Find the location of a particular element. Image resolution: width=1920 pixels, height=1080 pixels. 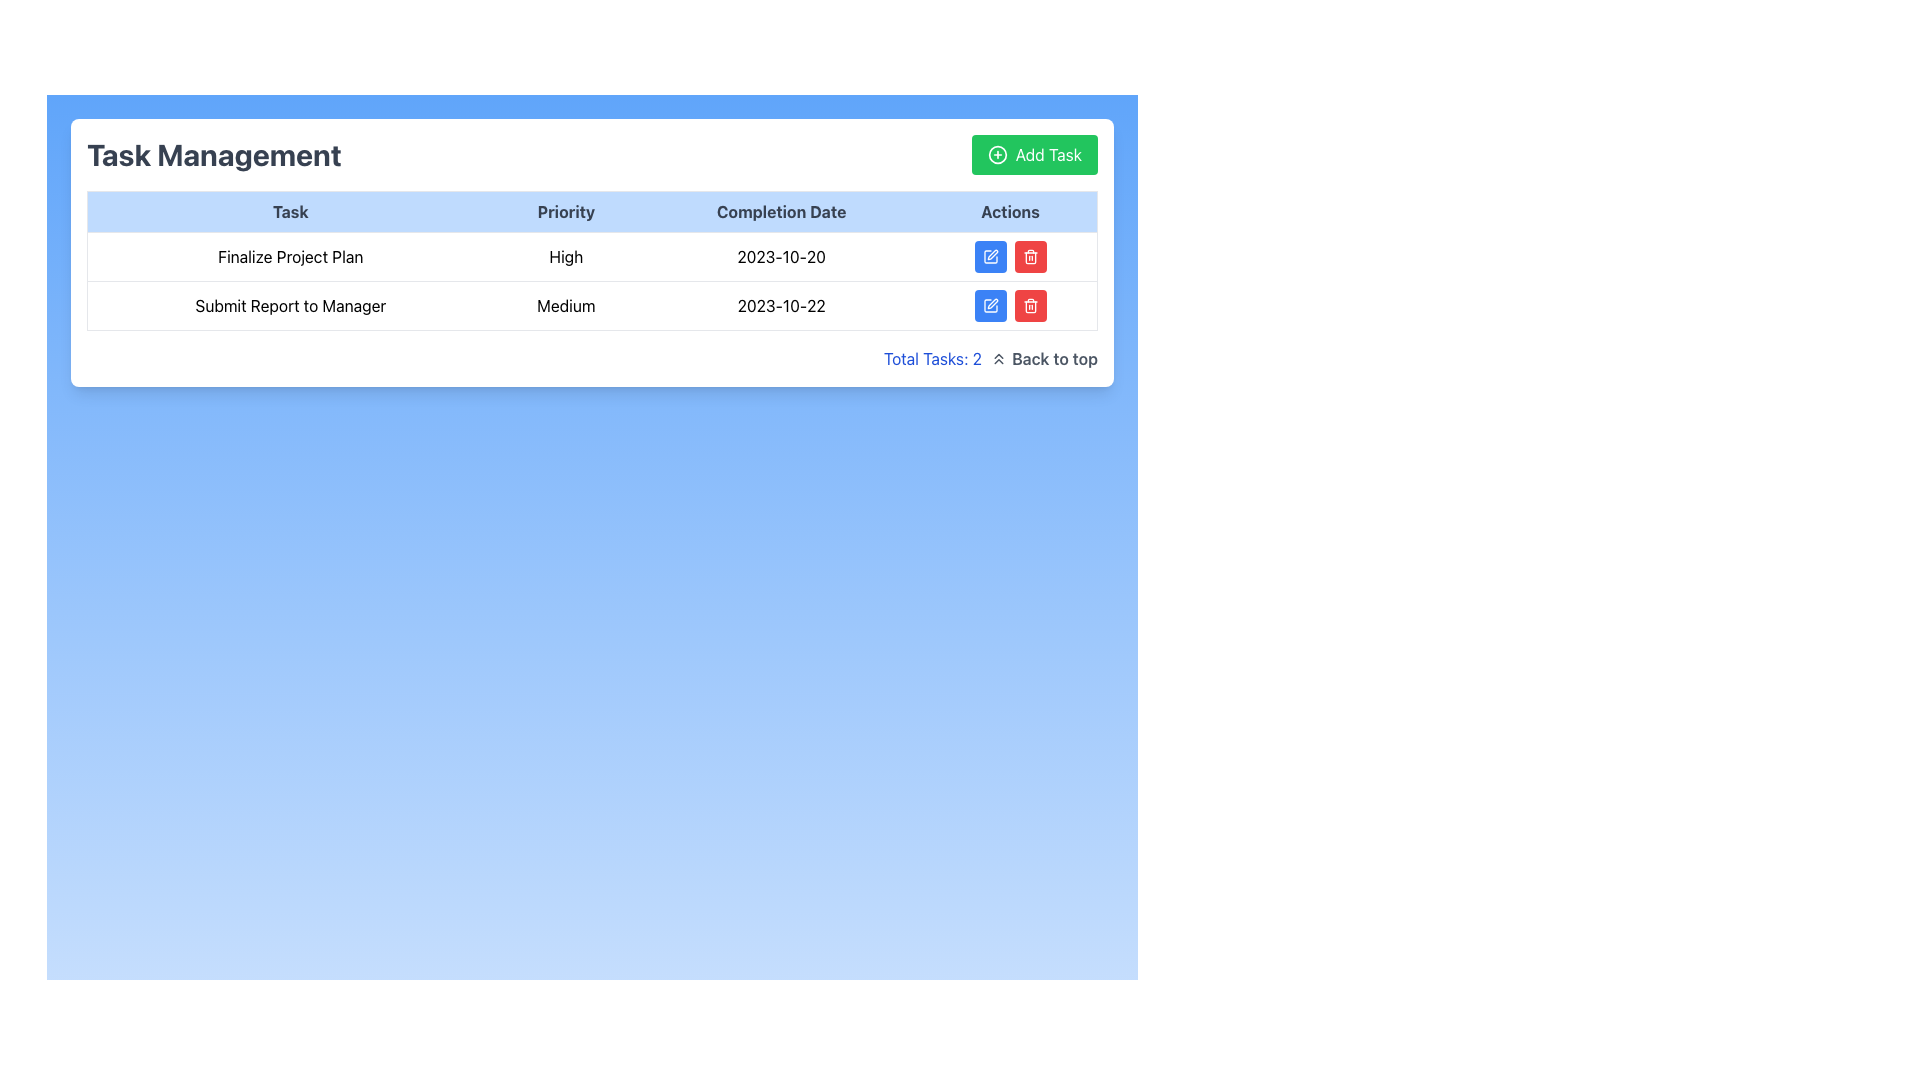

the Text Label that serves as a navigation feature to scroll to the top of the page, located next to the 'Total Tasks: 2' label and the double-chevron icon pointing upwards is located at coordinates (1054, 357).